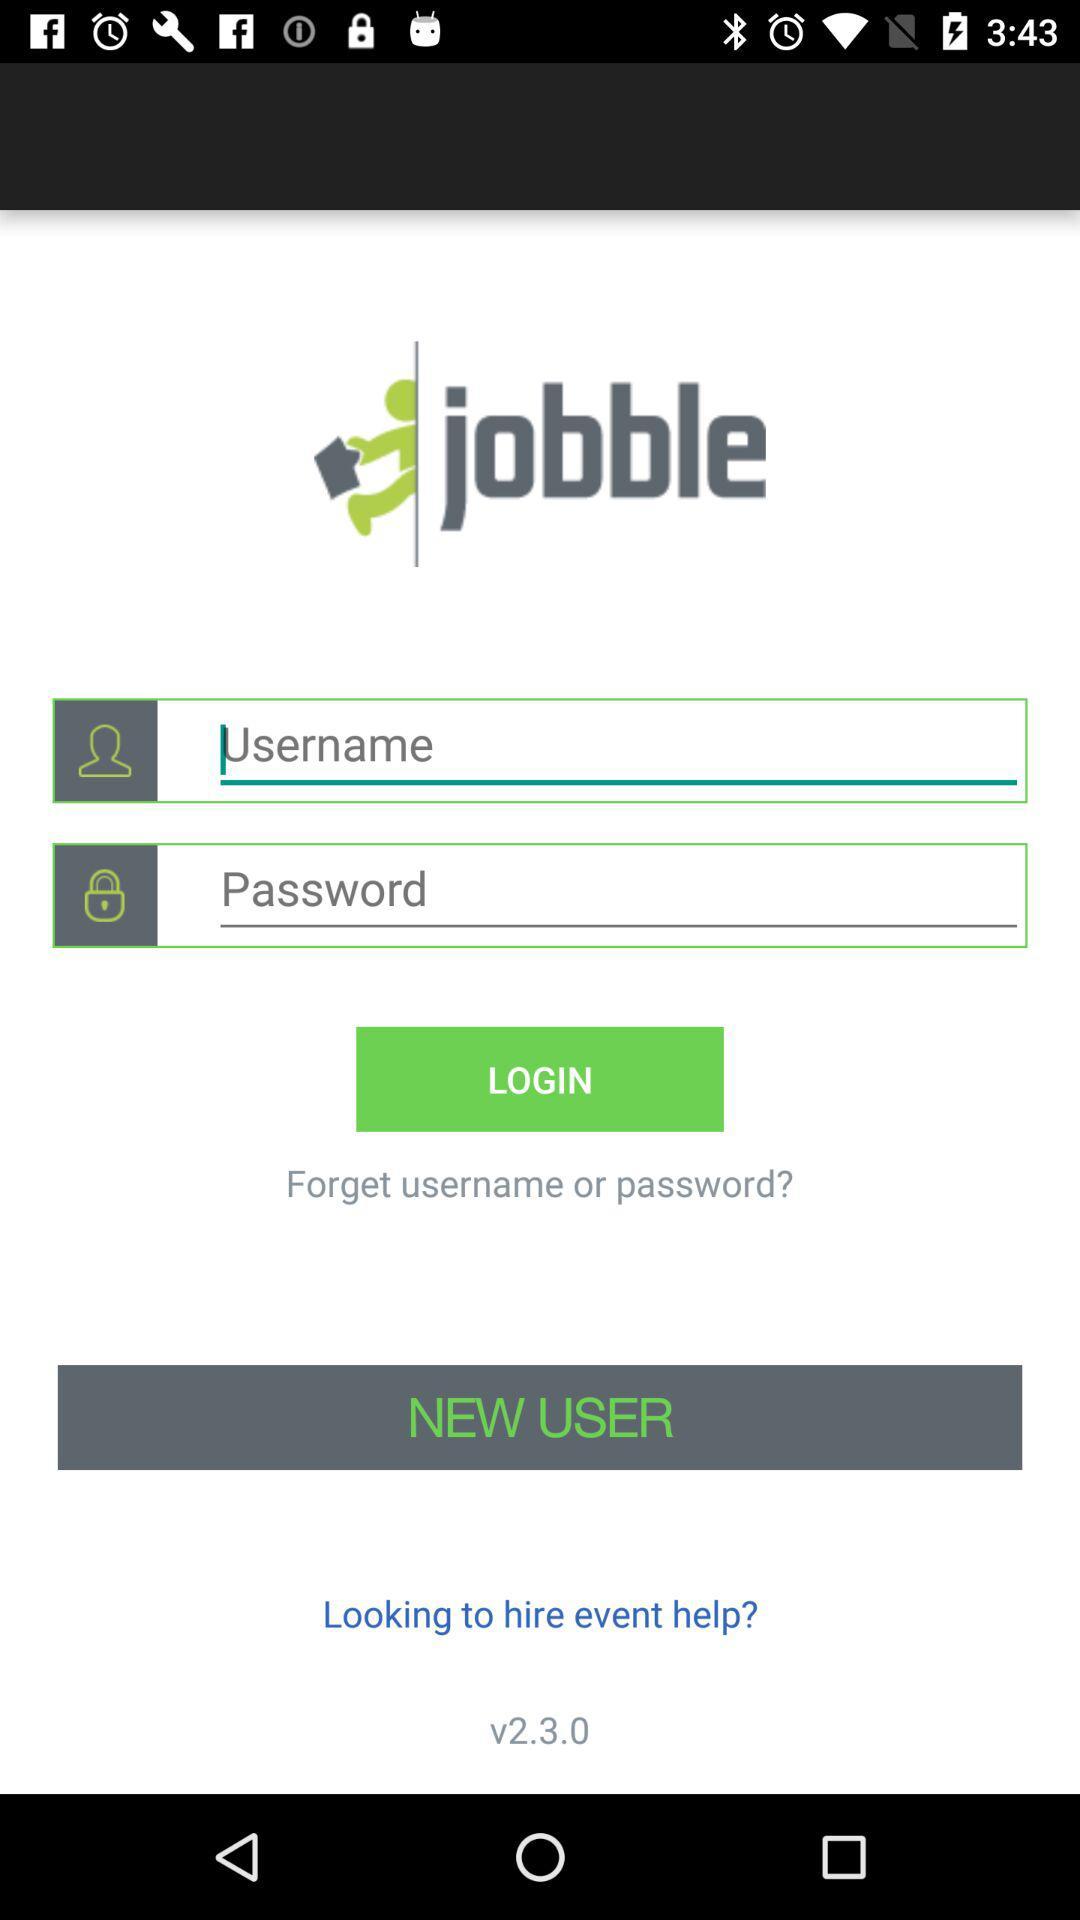 This screenshot has height=1920, width=1080. I want to click on forget username or icon, so click(538, 1182).